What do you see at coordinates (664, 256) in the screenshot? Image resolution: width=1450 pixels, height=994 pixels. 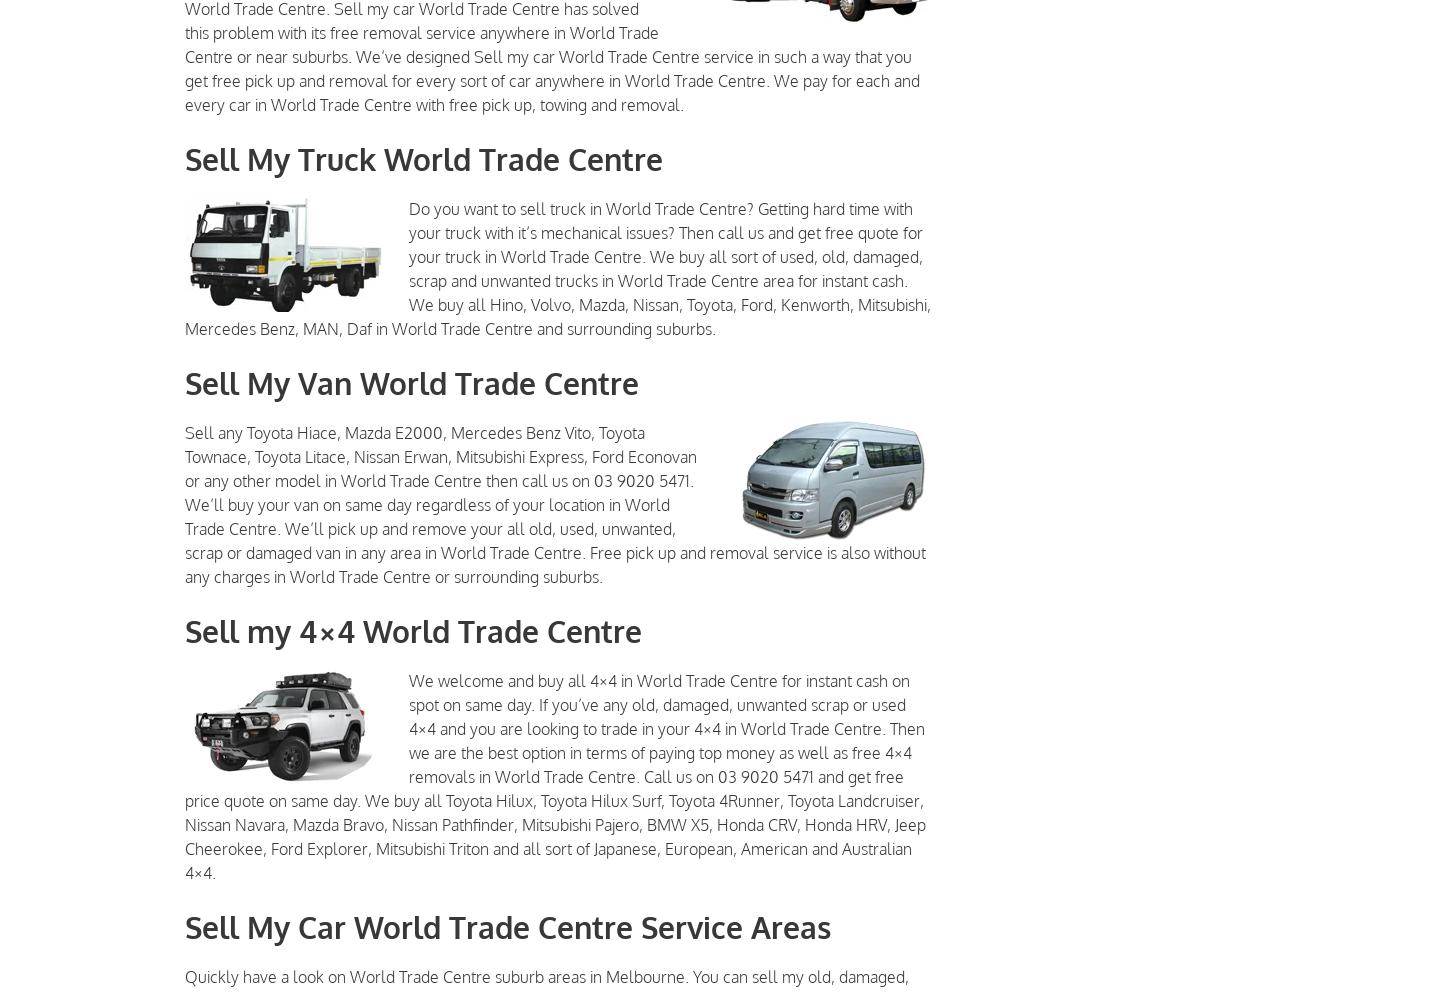 I see `'Do you want to sell truck in World Trade Centre? Getting hard time with your truck with it’s mechanical issues? Then call us and get free quote for your truck in World Trade Centre. We buy all sort of used, old, damaged, scrap and unwanted trucks in World Trade Centre area for instant cash. We buy all Hino, Volvo,'` at bounding box center [664, 256].